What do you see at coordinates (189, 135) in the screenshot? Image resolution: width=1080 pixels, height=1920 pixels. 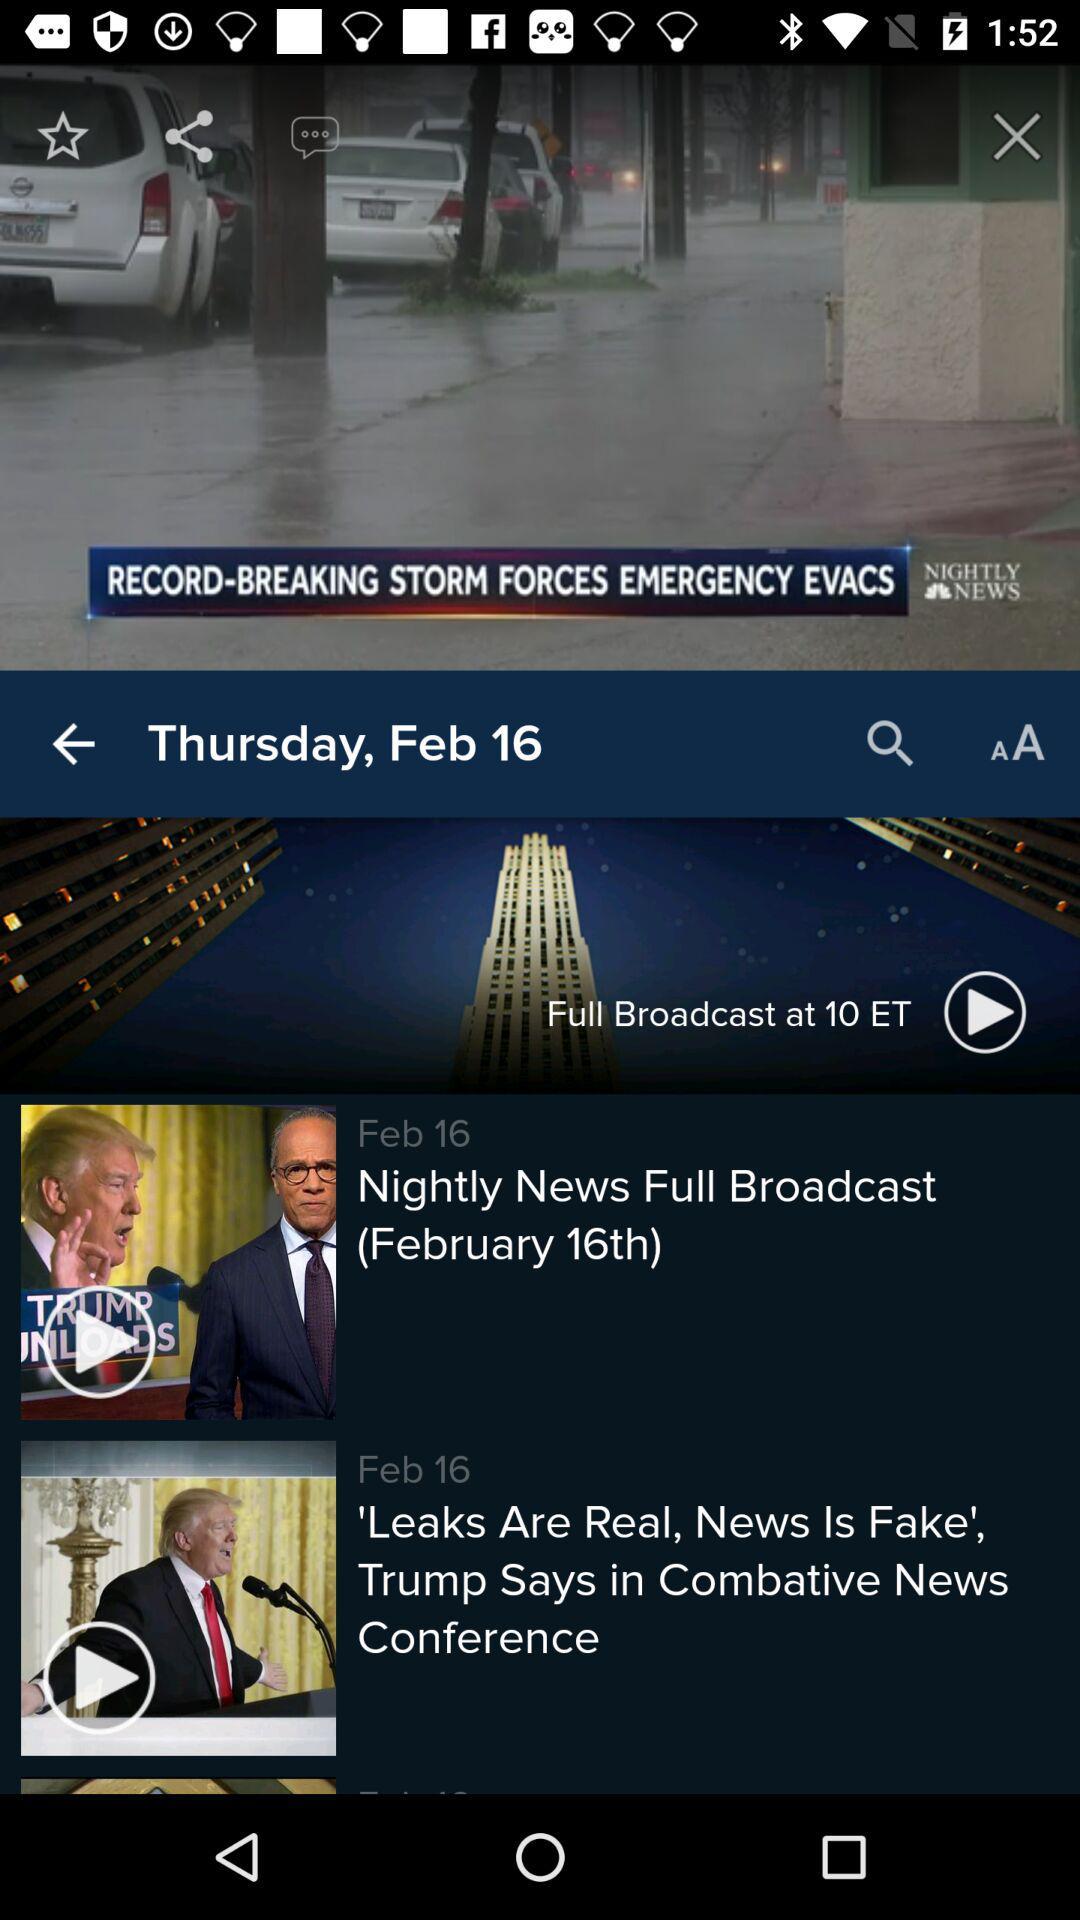 I see `share this video` at bounding box center [189, 135].